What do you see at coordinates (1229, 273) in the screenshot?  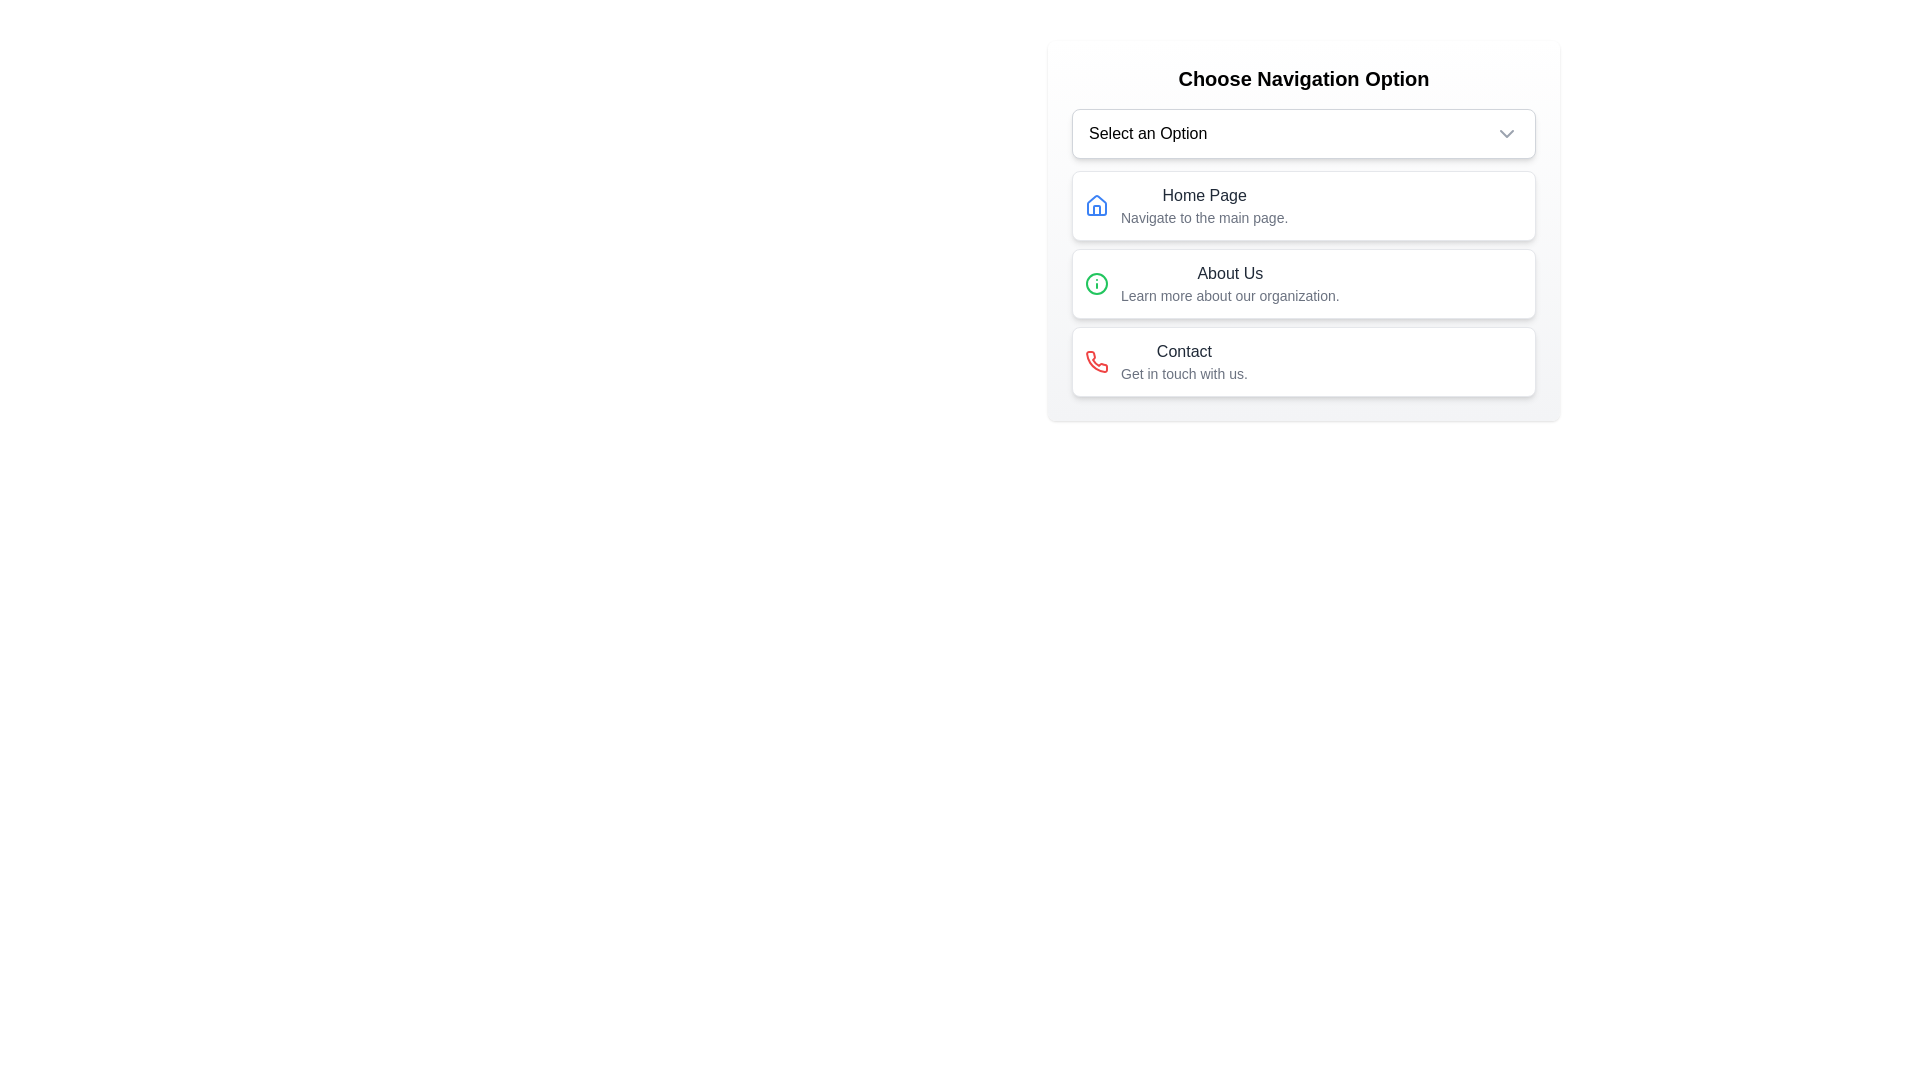 I see `the 'About Us' text label located in the navigation menu, which is styled with medium-weight font and dark gray color` at bounding box center [1229, 273].